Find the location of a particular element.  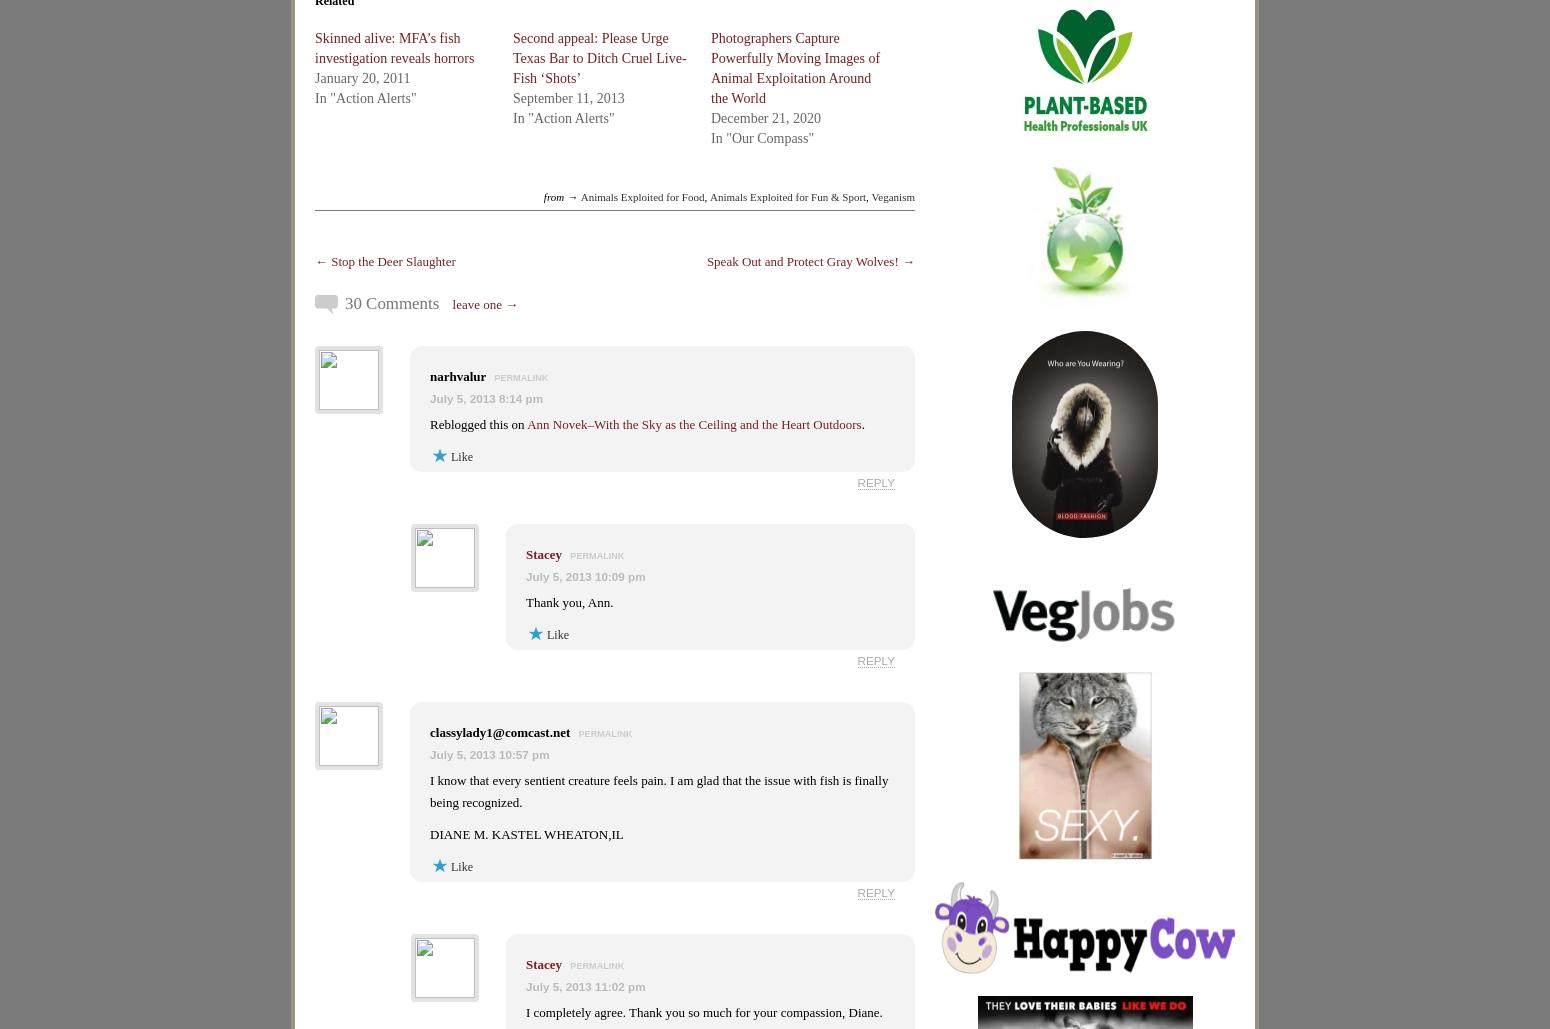

'July 5, 2013 10:09 pm' is located at coordinates (585, 575).